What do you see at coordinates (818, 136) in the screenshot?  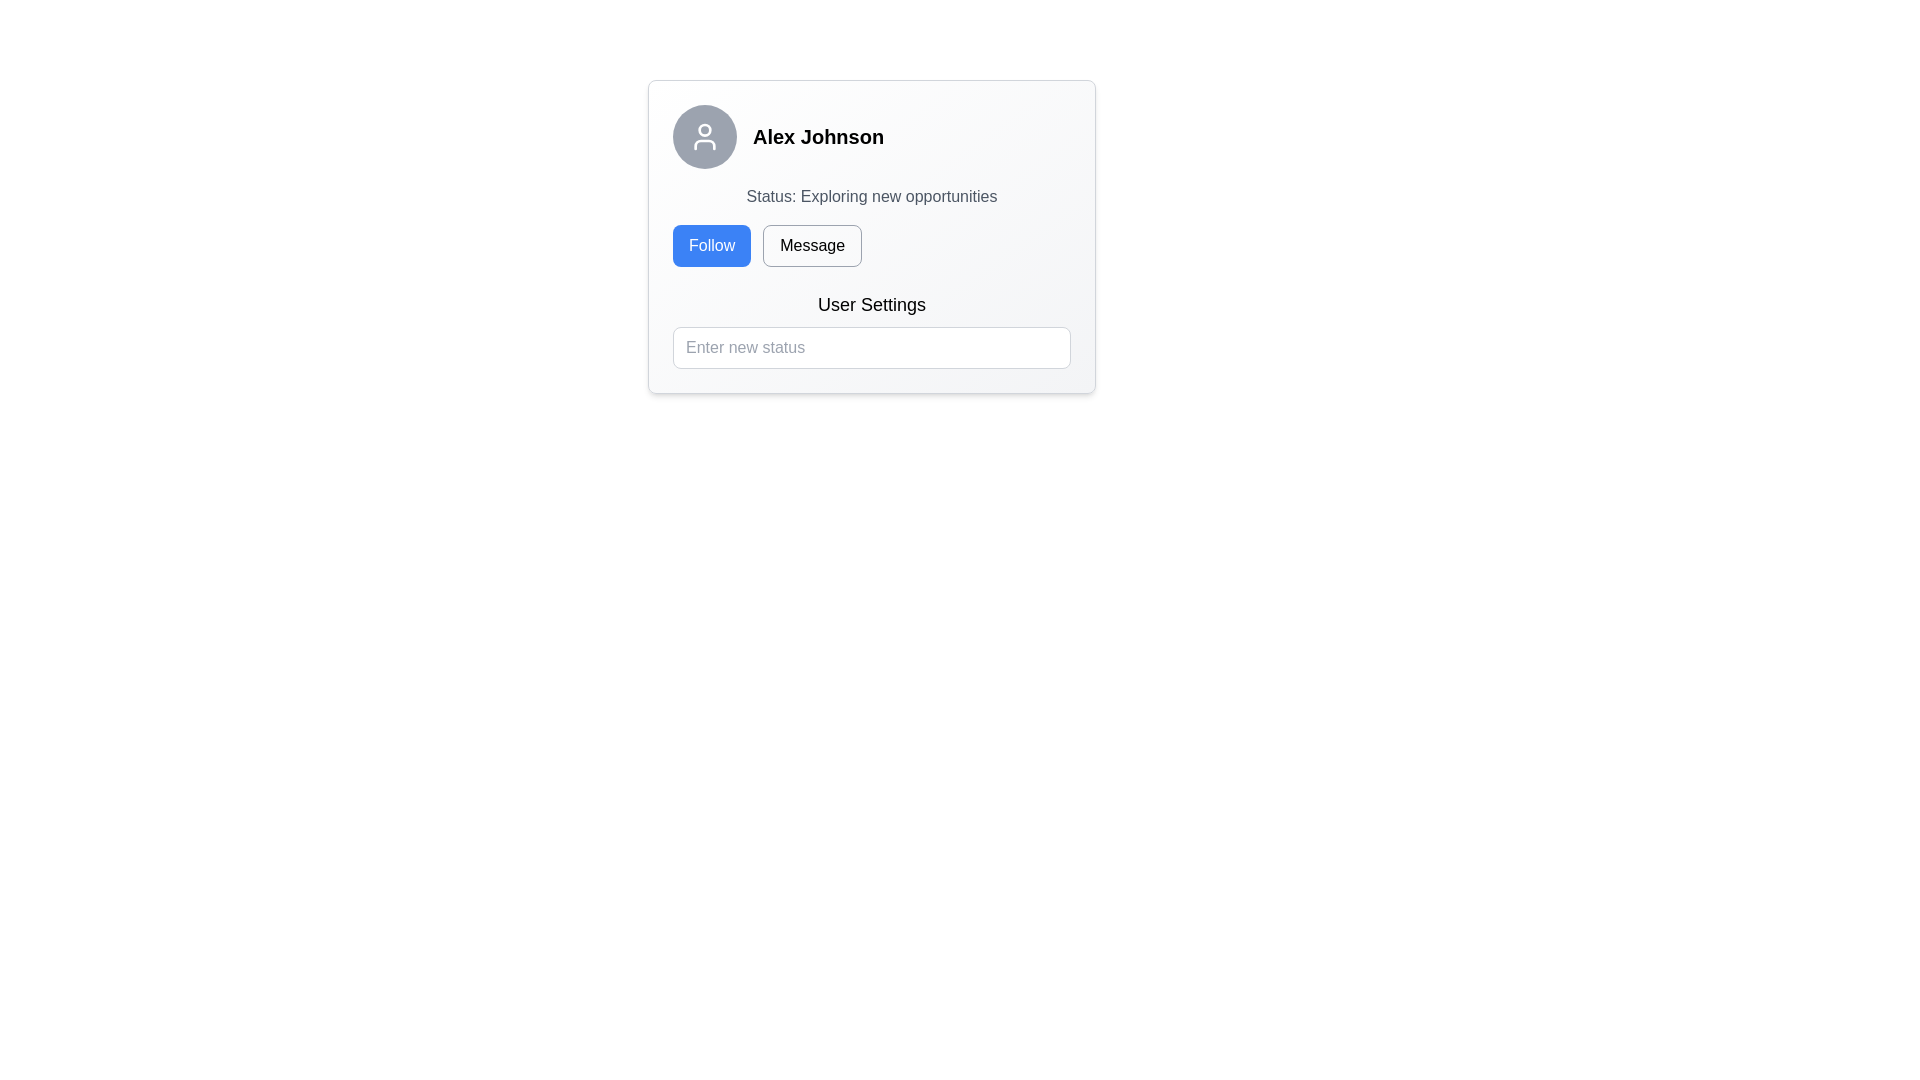 I see `the text element displaying 'Alex Johnson' which is styled in a bold, larger font and is located to the right of a circular user icon and above the status text` at bounding box center [818, 136].